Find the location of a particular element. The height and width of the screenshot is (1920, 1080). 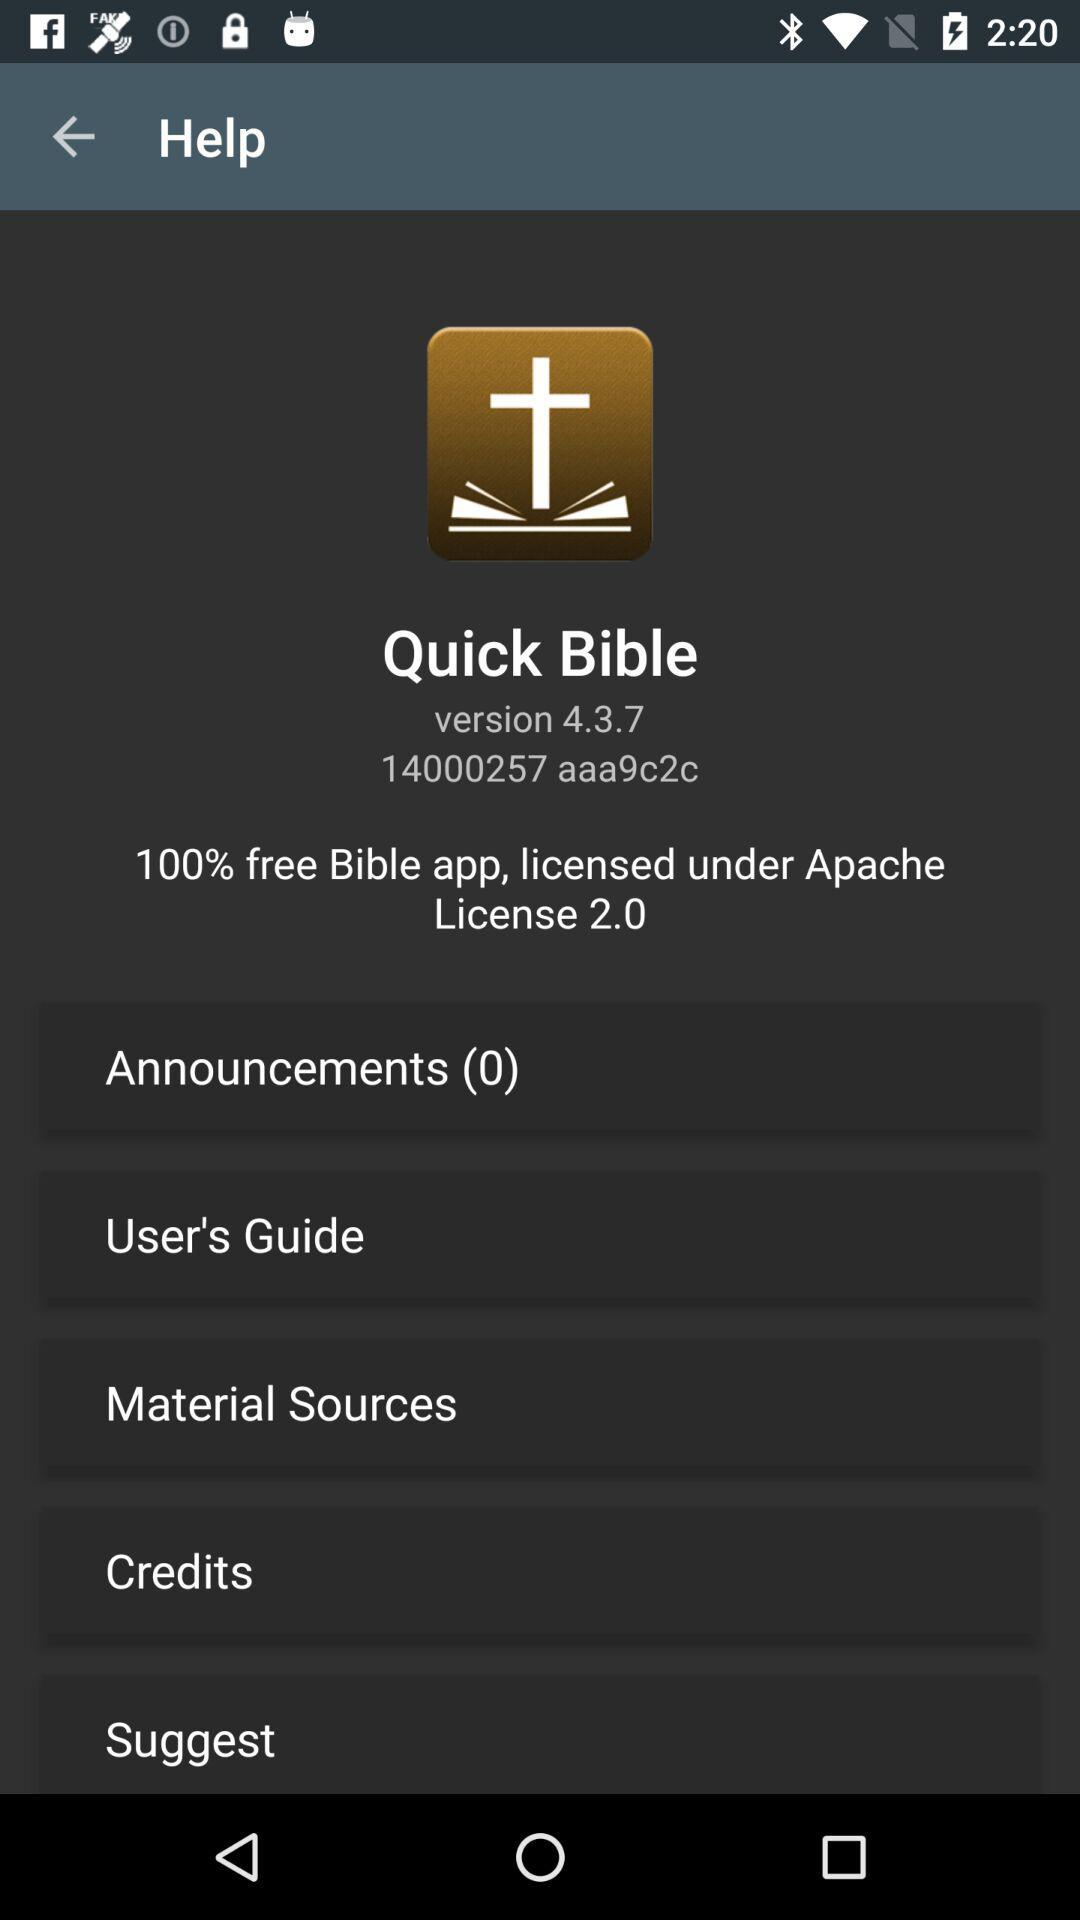

item next to the help app is located at coordinates (72, 135).